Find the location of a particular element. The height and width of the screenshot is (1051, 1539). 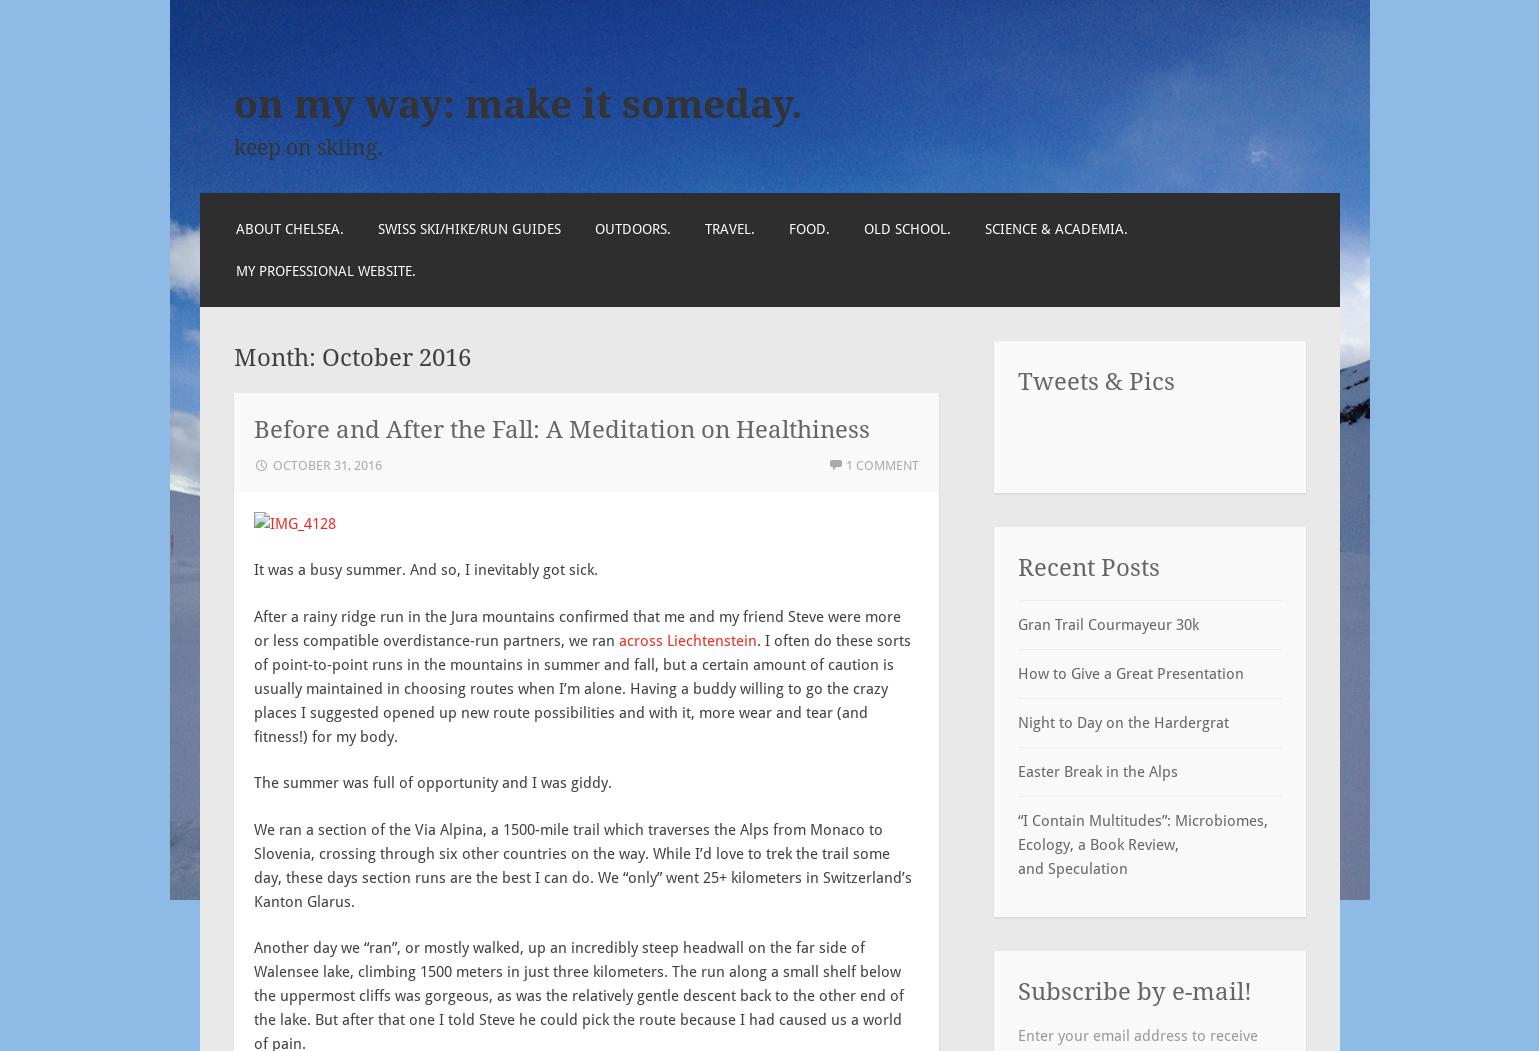

'Recent Posts' is located at coordinates (1087, 566).